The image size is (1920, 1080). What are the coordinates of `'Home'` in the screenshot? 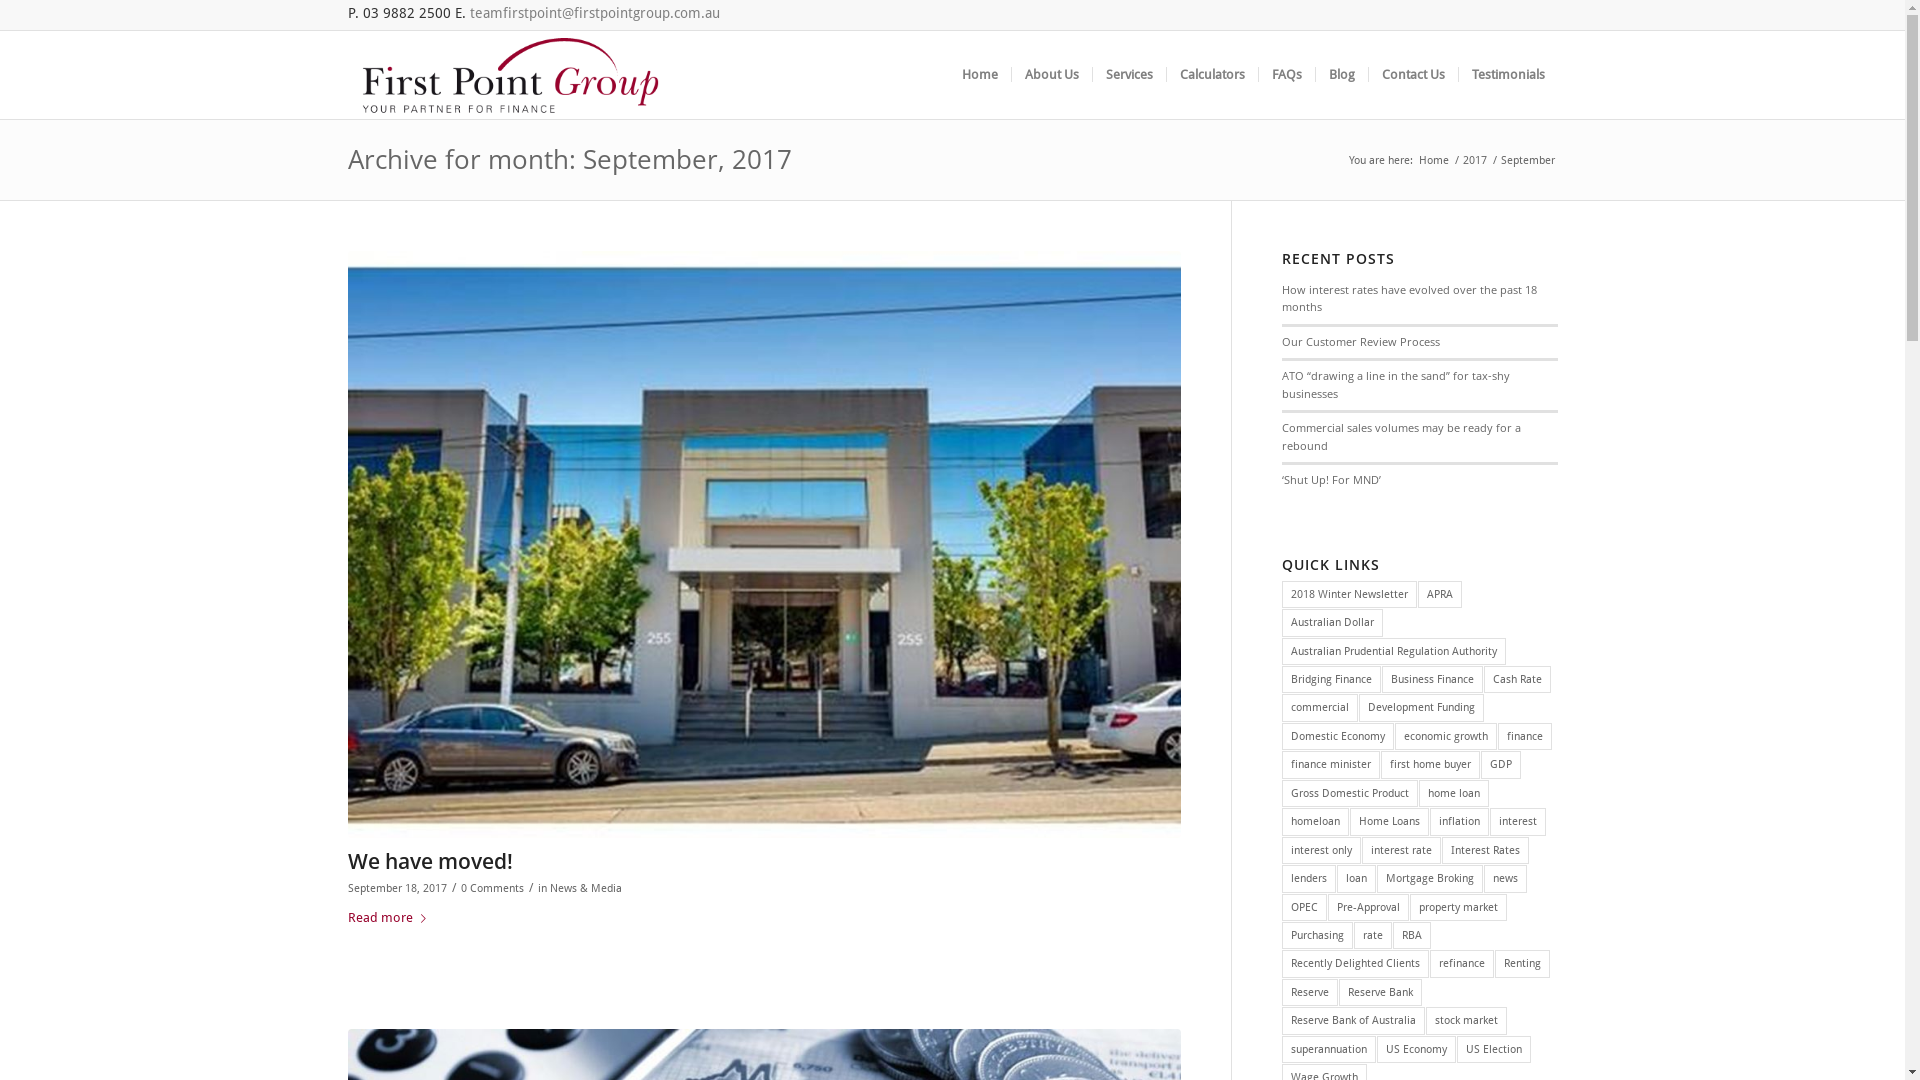 It's located at (1433, 159).